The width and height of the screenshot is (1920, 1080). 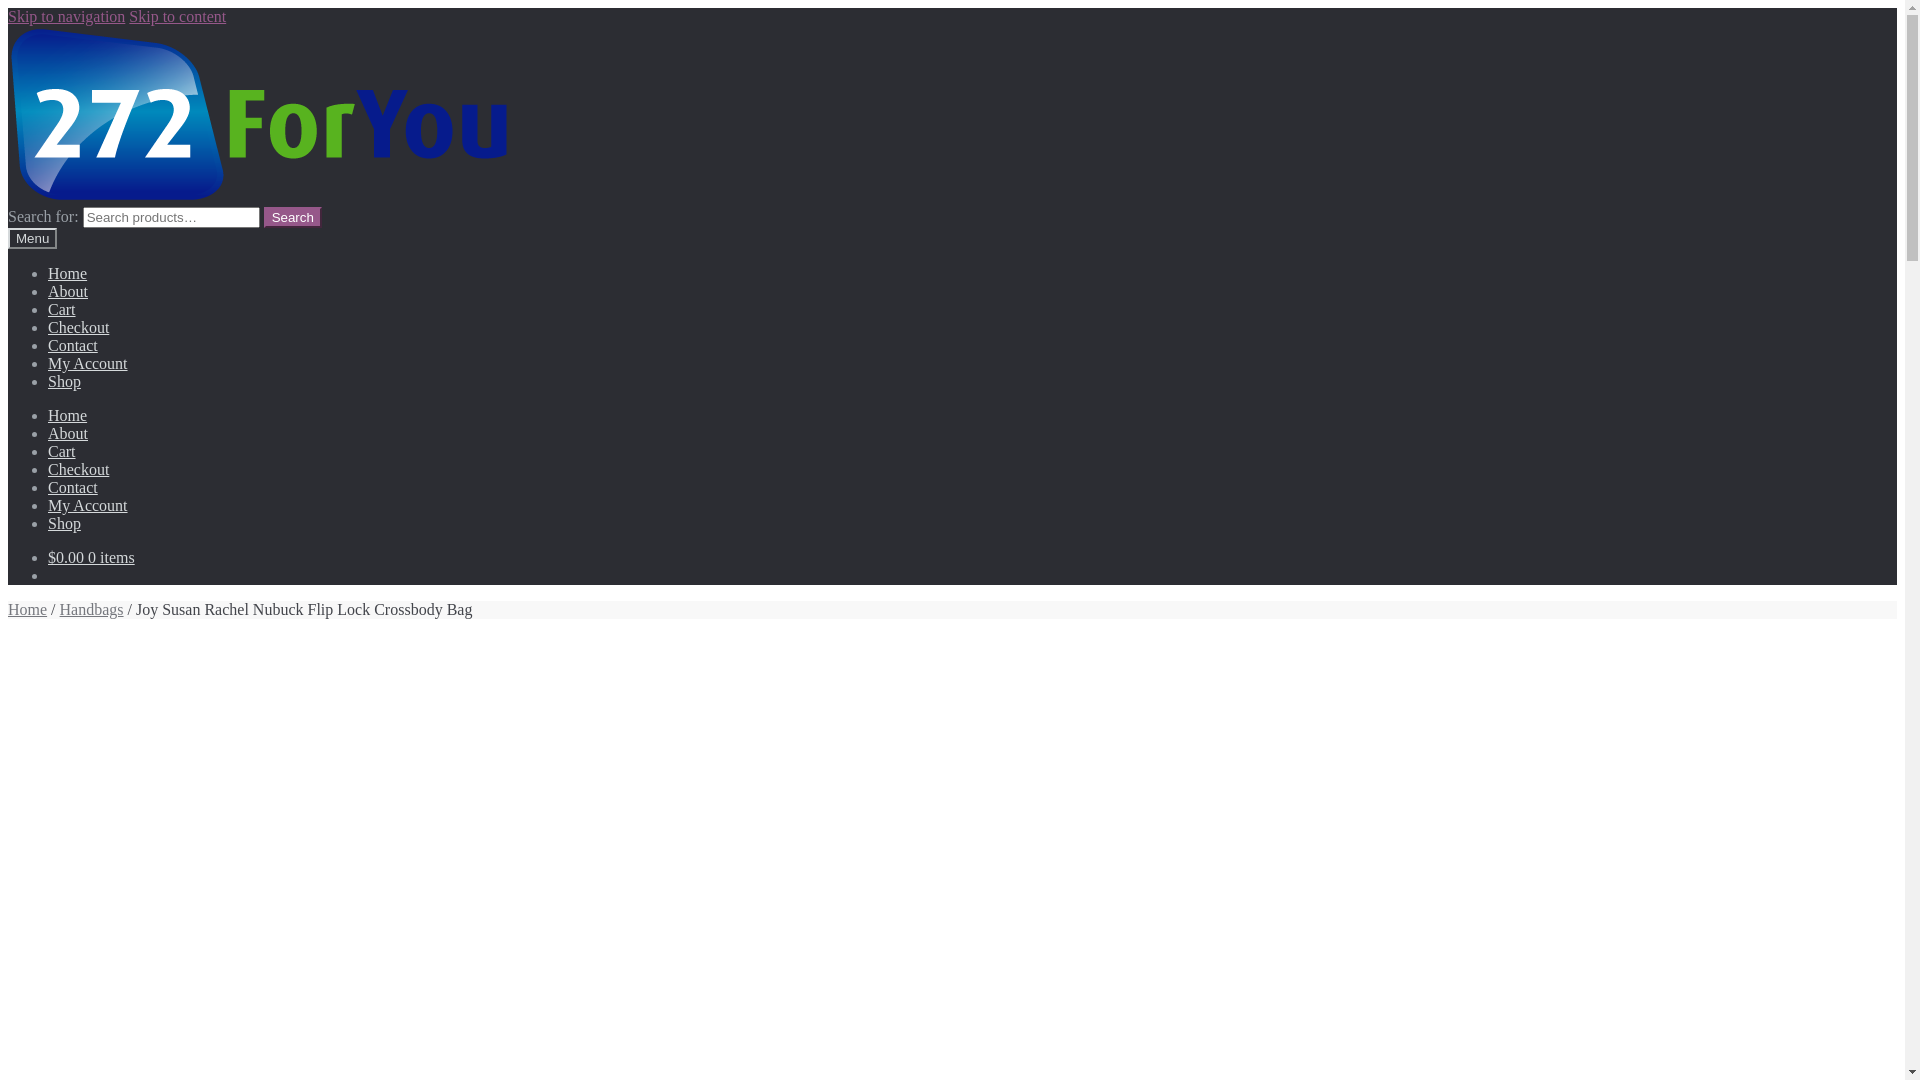 What do you see at coordinates (78, 469) in the screenshot?
I see `'Checkout'` at bounding box center [78, 469].